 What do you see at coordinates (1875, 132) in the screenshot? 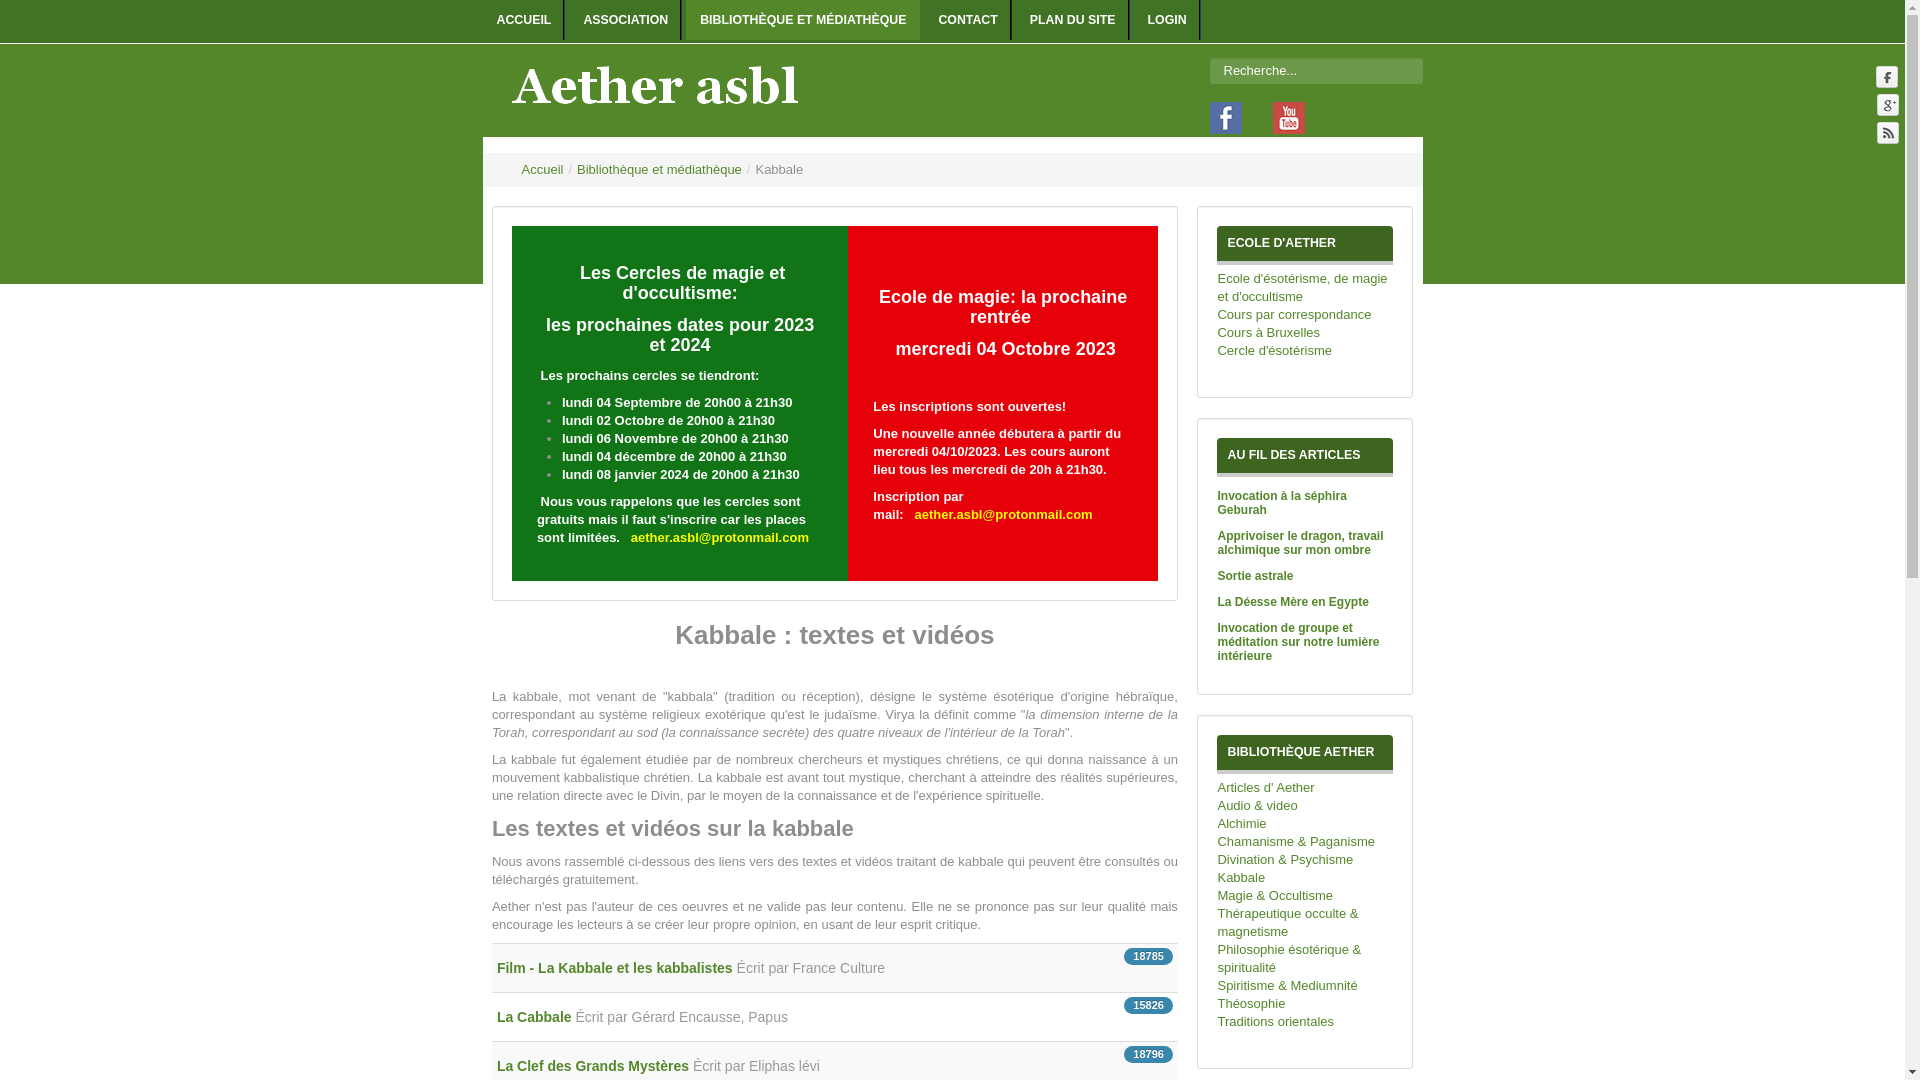
I see `'RSS Feed'` at bounding box center [1875, 132].